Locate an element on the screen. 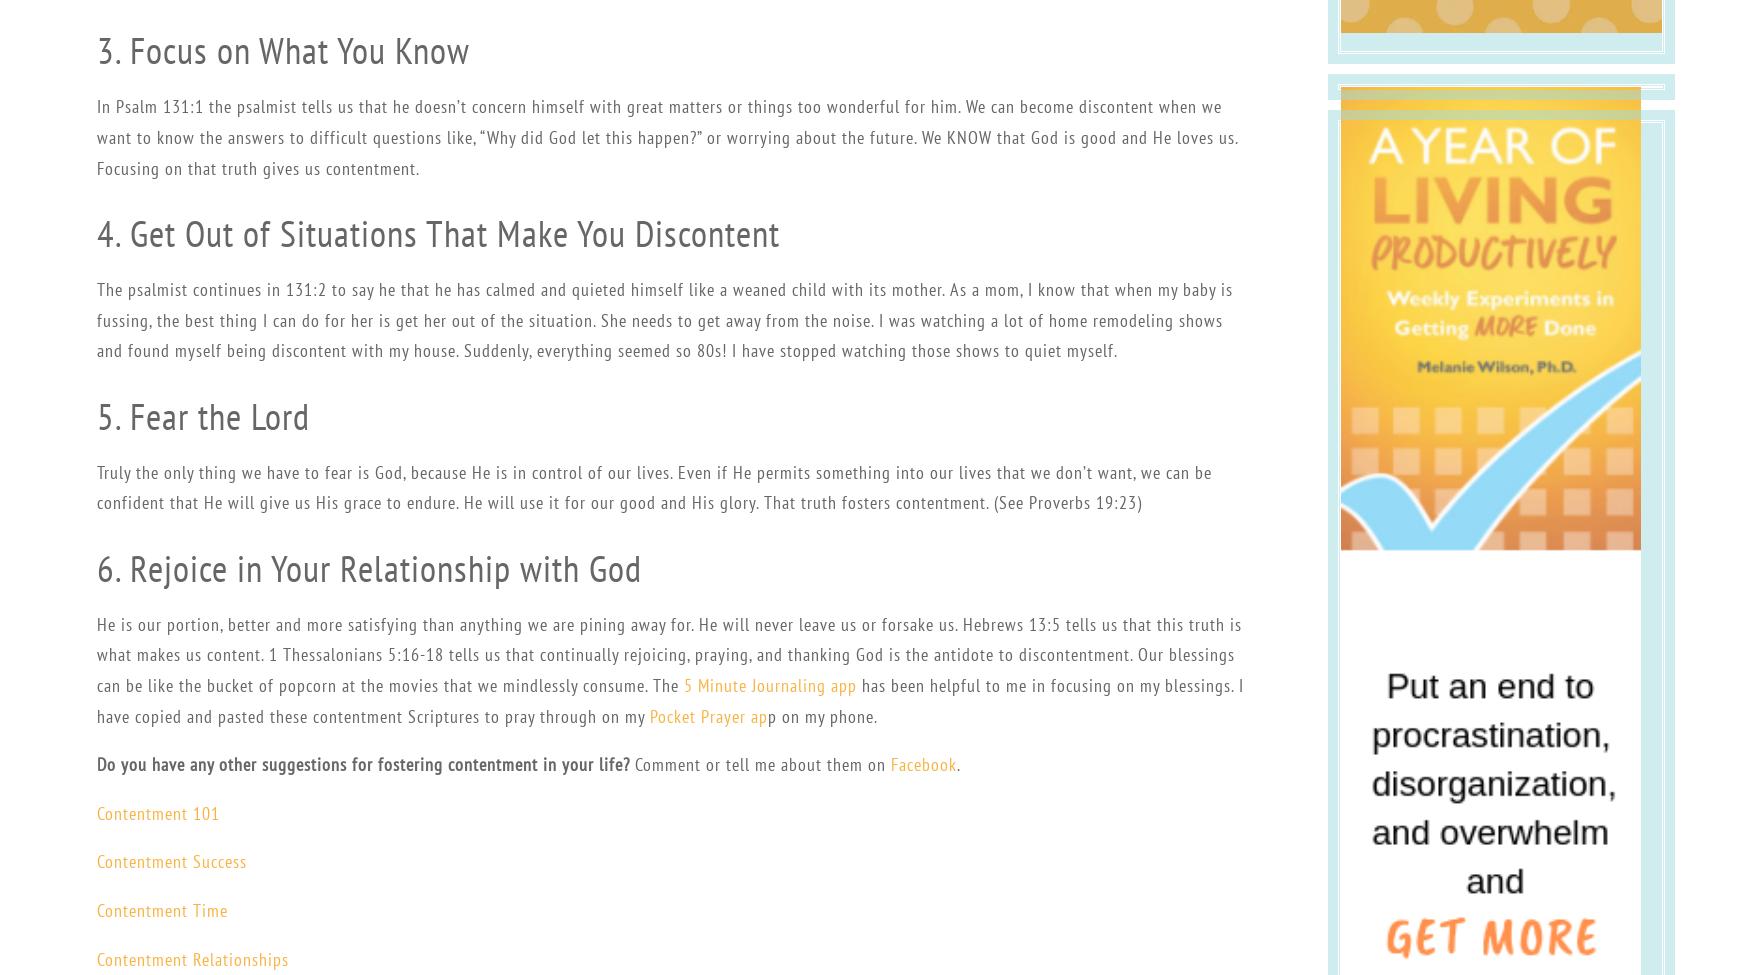 The image size is (1762, 975). '6. Rejoice in Your Relationship with God' is located at coordinates (96, 565).